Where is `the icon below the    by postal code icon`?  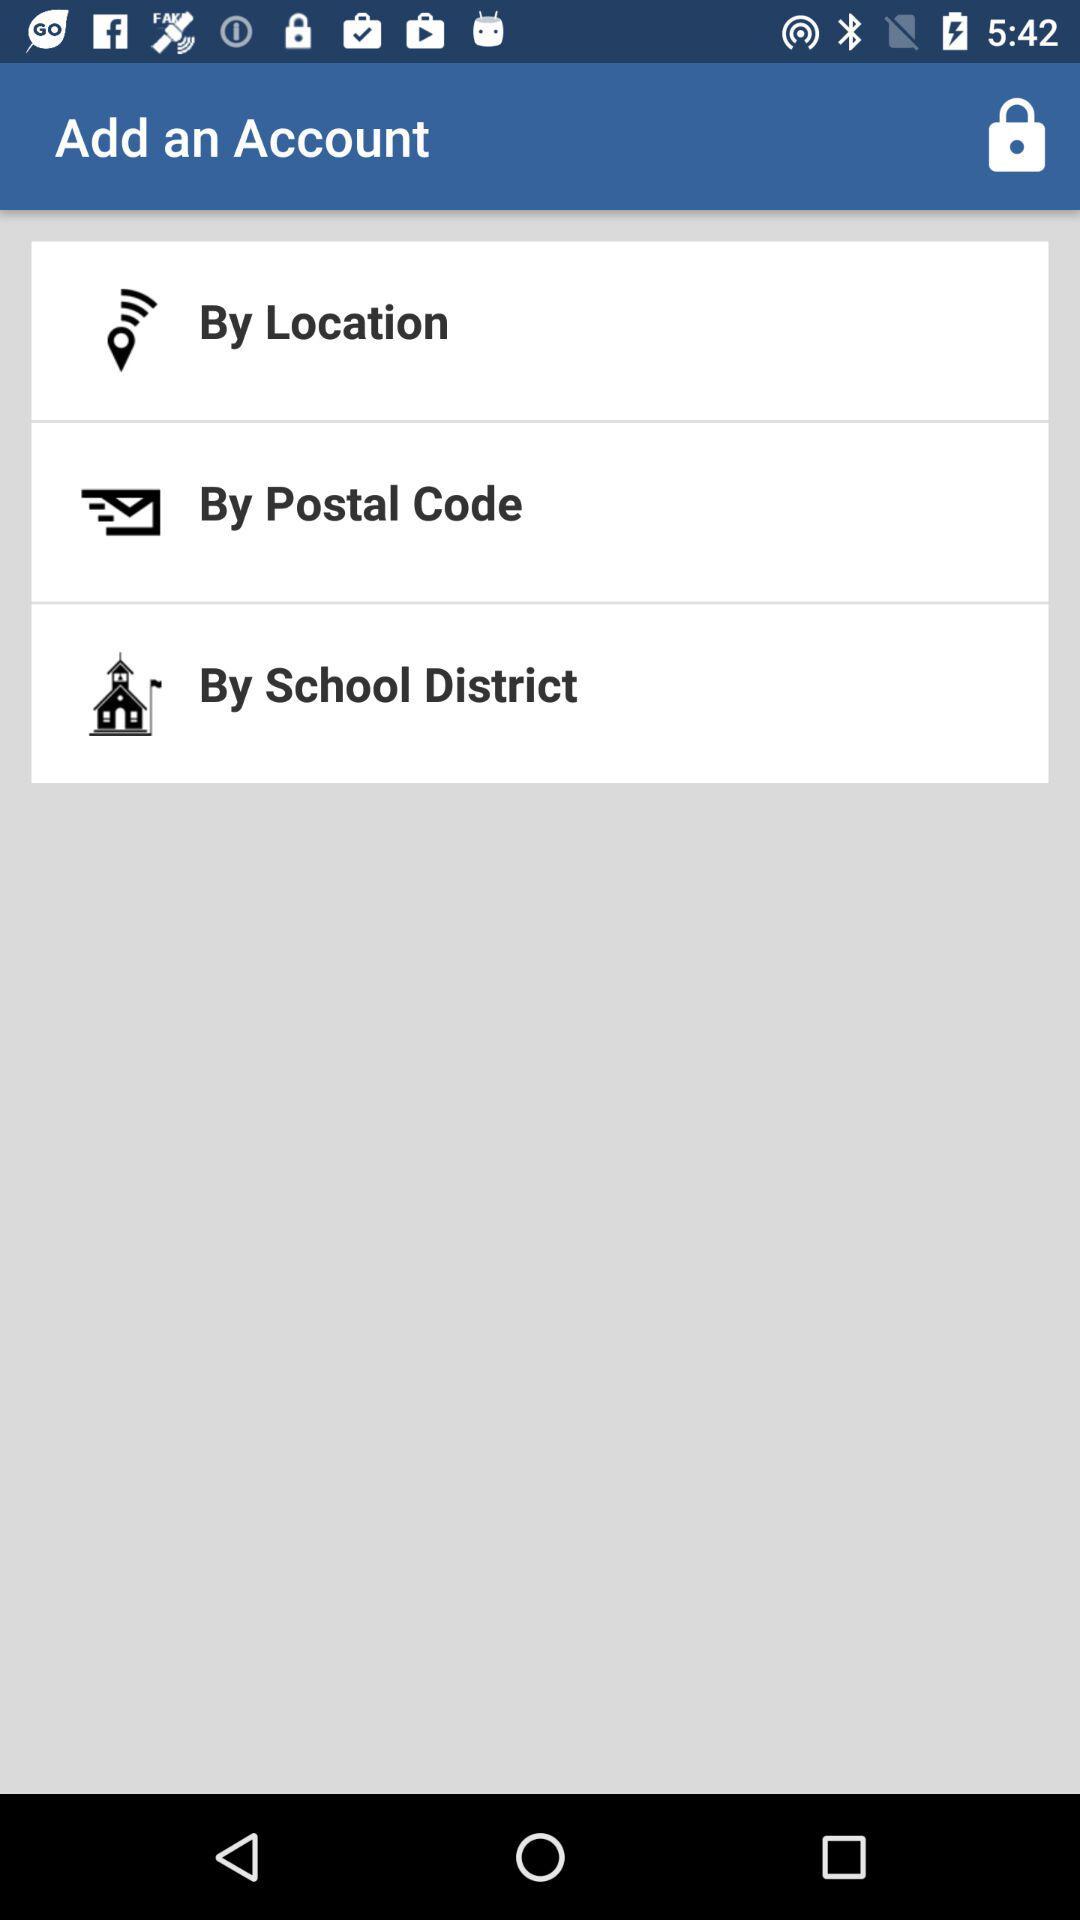 the icon below the    by postal code icon is located at coordinates (540, 693).